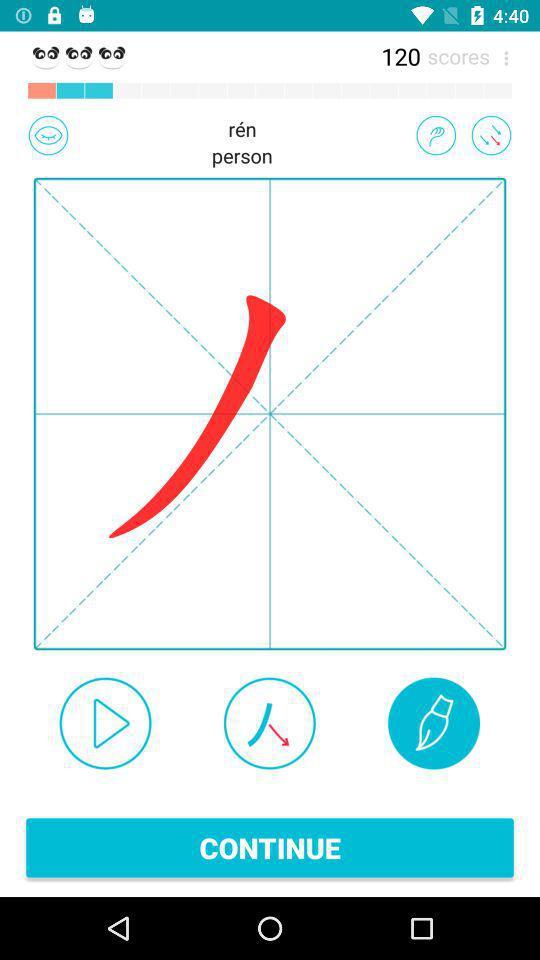 Image resolution: width=540 pixels, height=960 pixels. Describe the element at coordinates (435, 134) in the screenshot. I see `icon to the right of the person item` at that location.